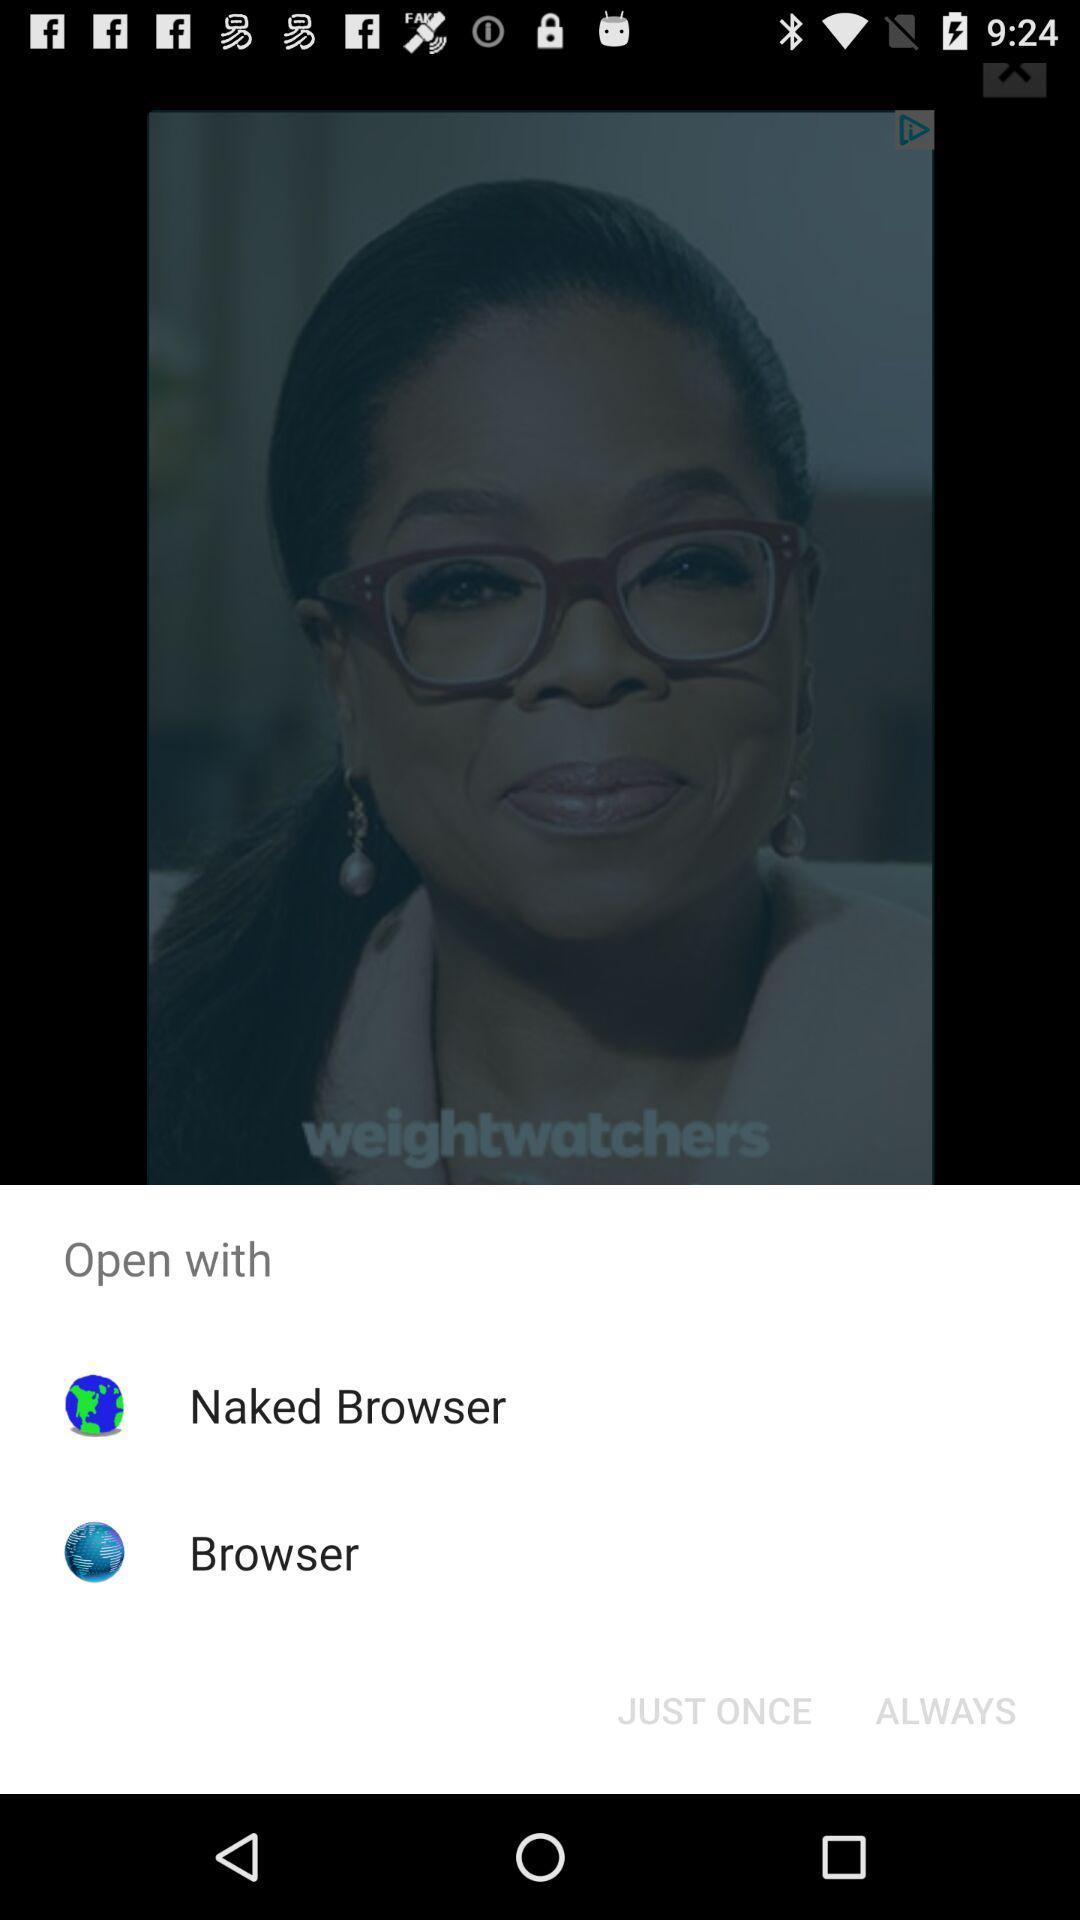  I want to click on icon next to always button, so click(713, 1708).